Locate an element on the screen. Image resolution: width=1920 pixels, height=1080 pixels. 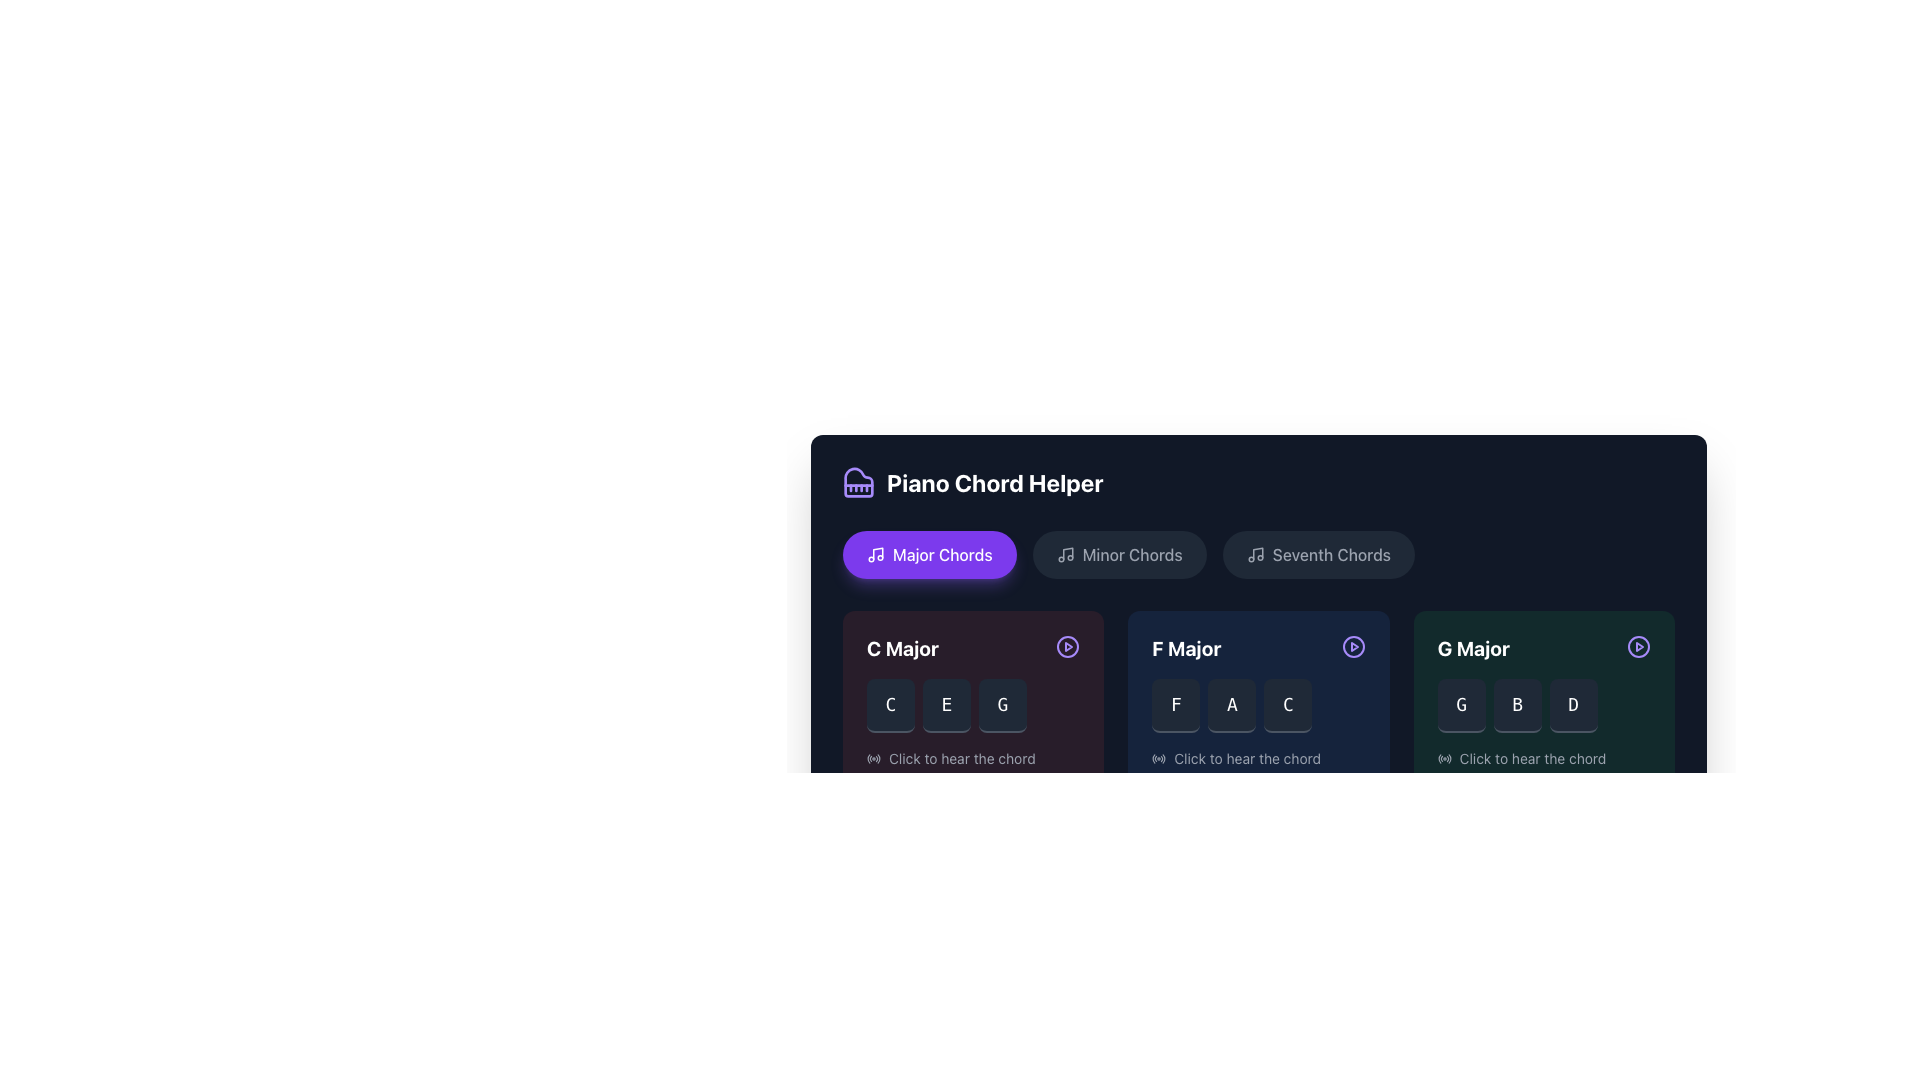
the third button in the 'C Major' panel, which is a dark gray button with a white letter 'G' in a monospace font, located between the 'C' and 'E' buttons is located at coordinates (1003, 704).